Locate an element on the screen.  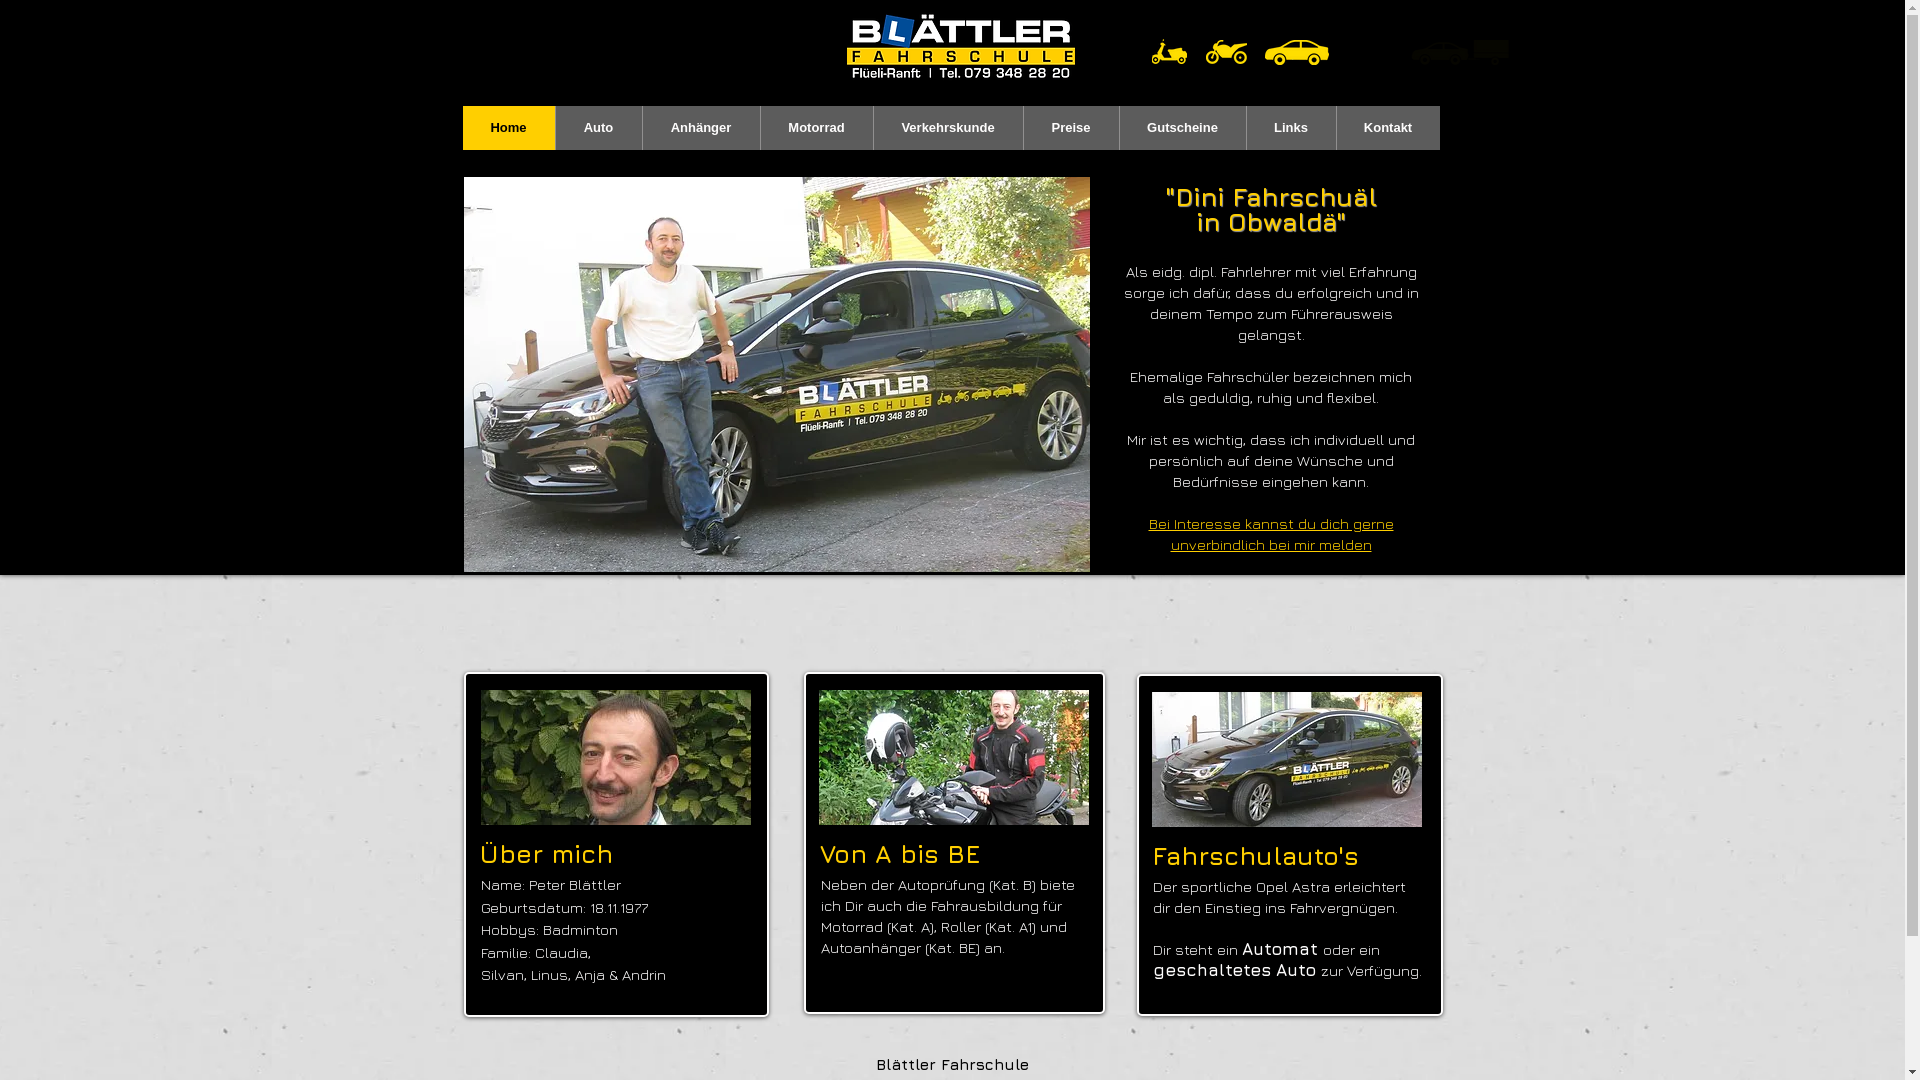
'Auto' is located at coordinates (596, 127).